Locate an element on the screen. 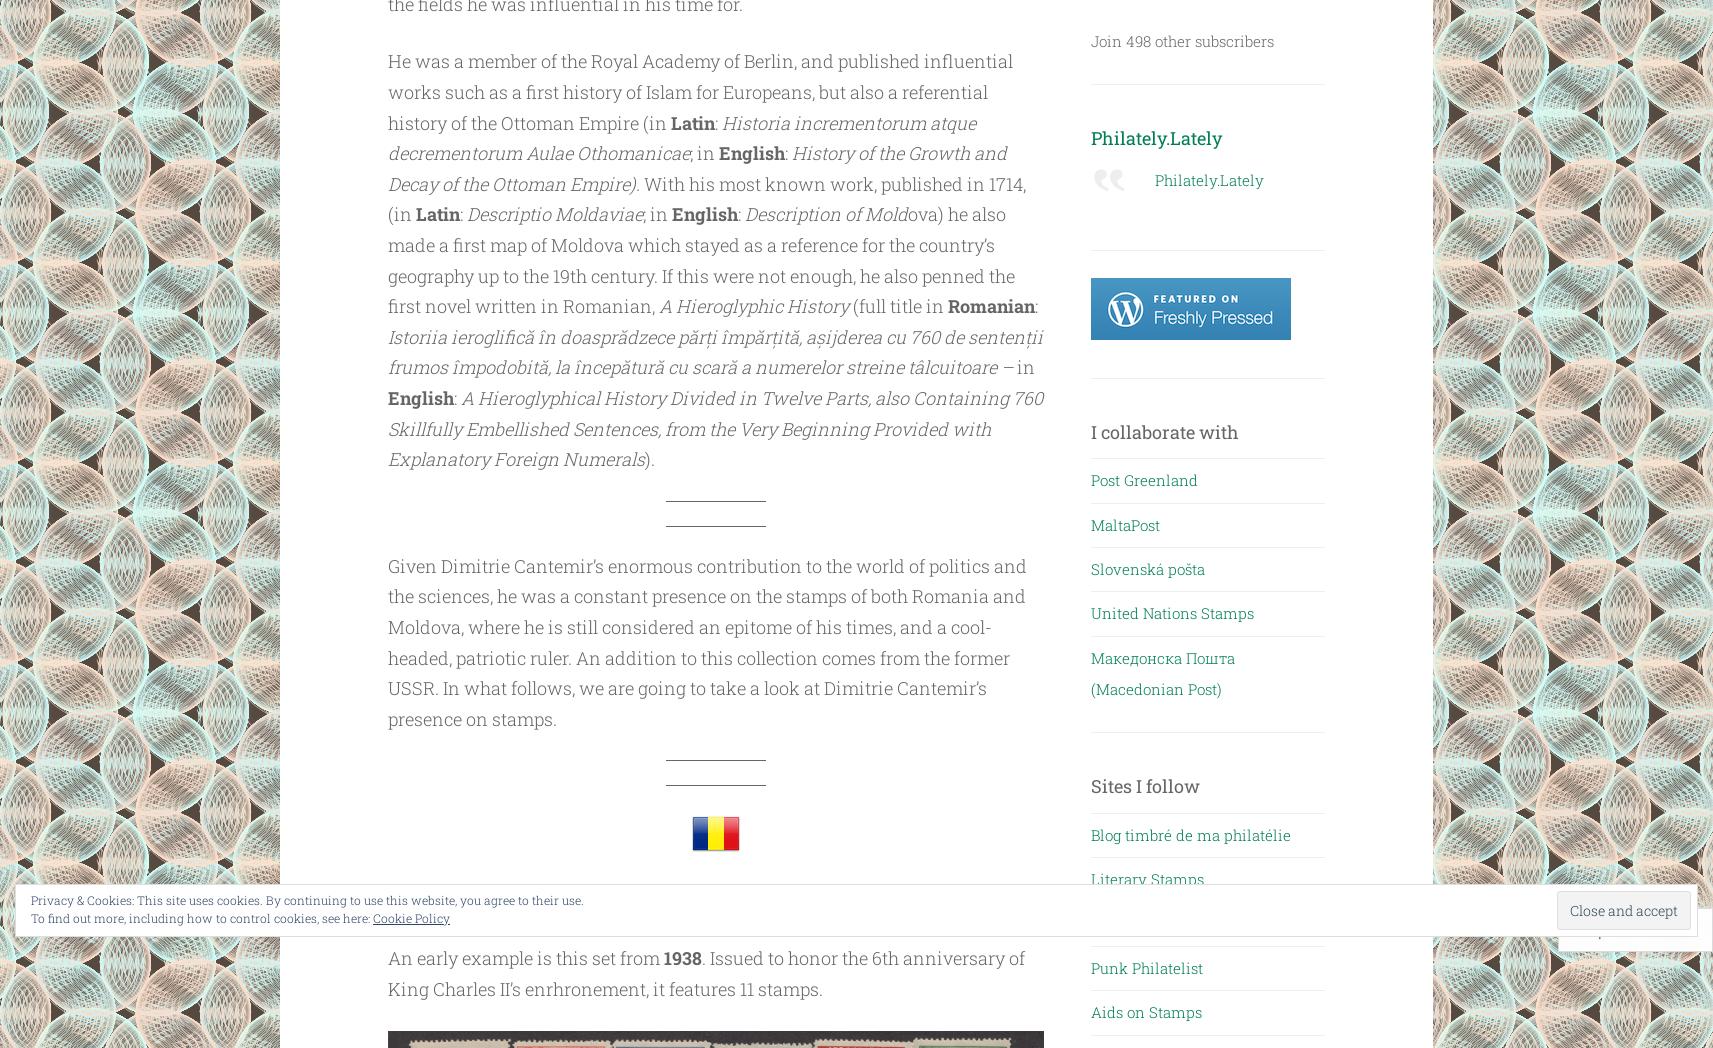 This screenshot has width=1713, height=1048. 'Given Dimitrie Cantemir’s enormous contribution to the world of politics and the sciences, he was a constant presence on the stamps of both Romania and Moldova, where he is still considered an epitome of his times, and a cool-headed, patriotic ruler. An addition to this collection comes from the former USSR. In what follows, we are going to take a look at Dimitrie Cantemir’s presence on stamps.' is located at coordinates (706, 640).